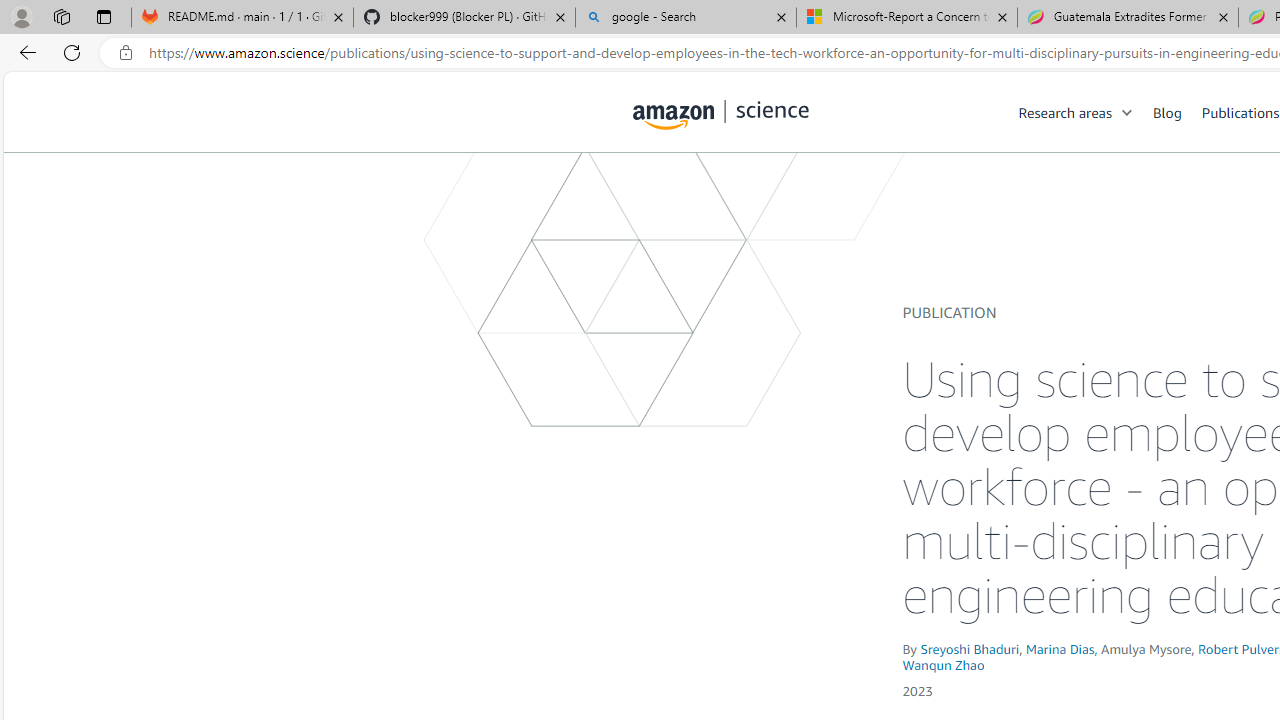 The width and height of the screenshot is (1280, 720). What do you see at coordinates (1239, 111) in the screenshot?
I see `'Publications'` at bounding box center [1239, 111].